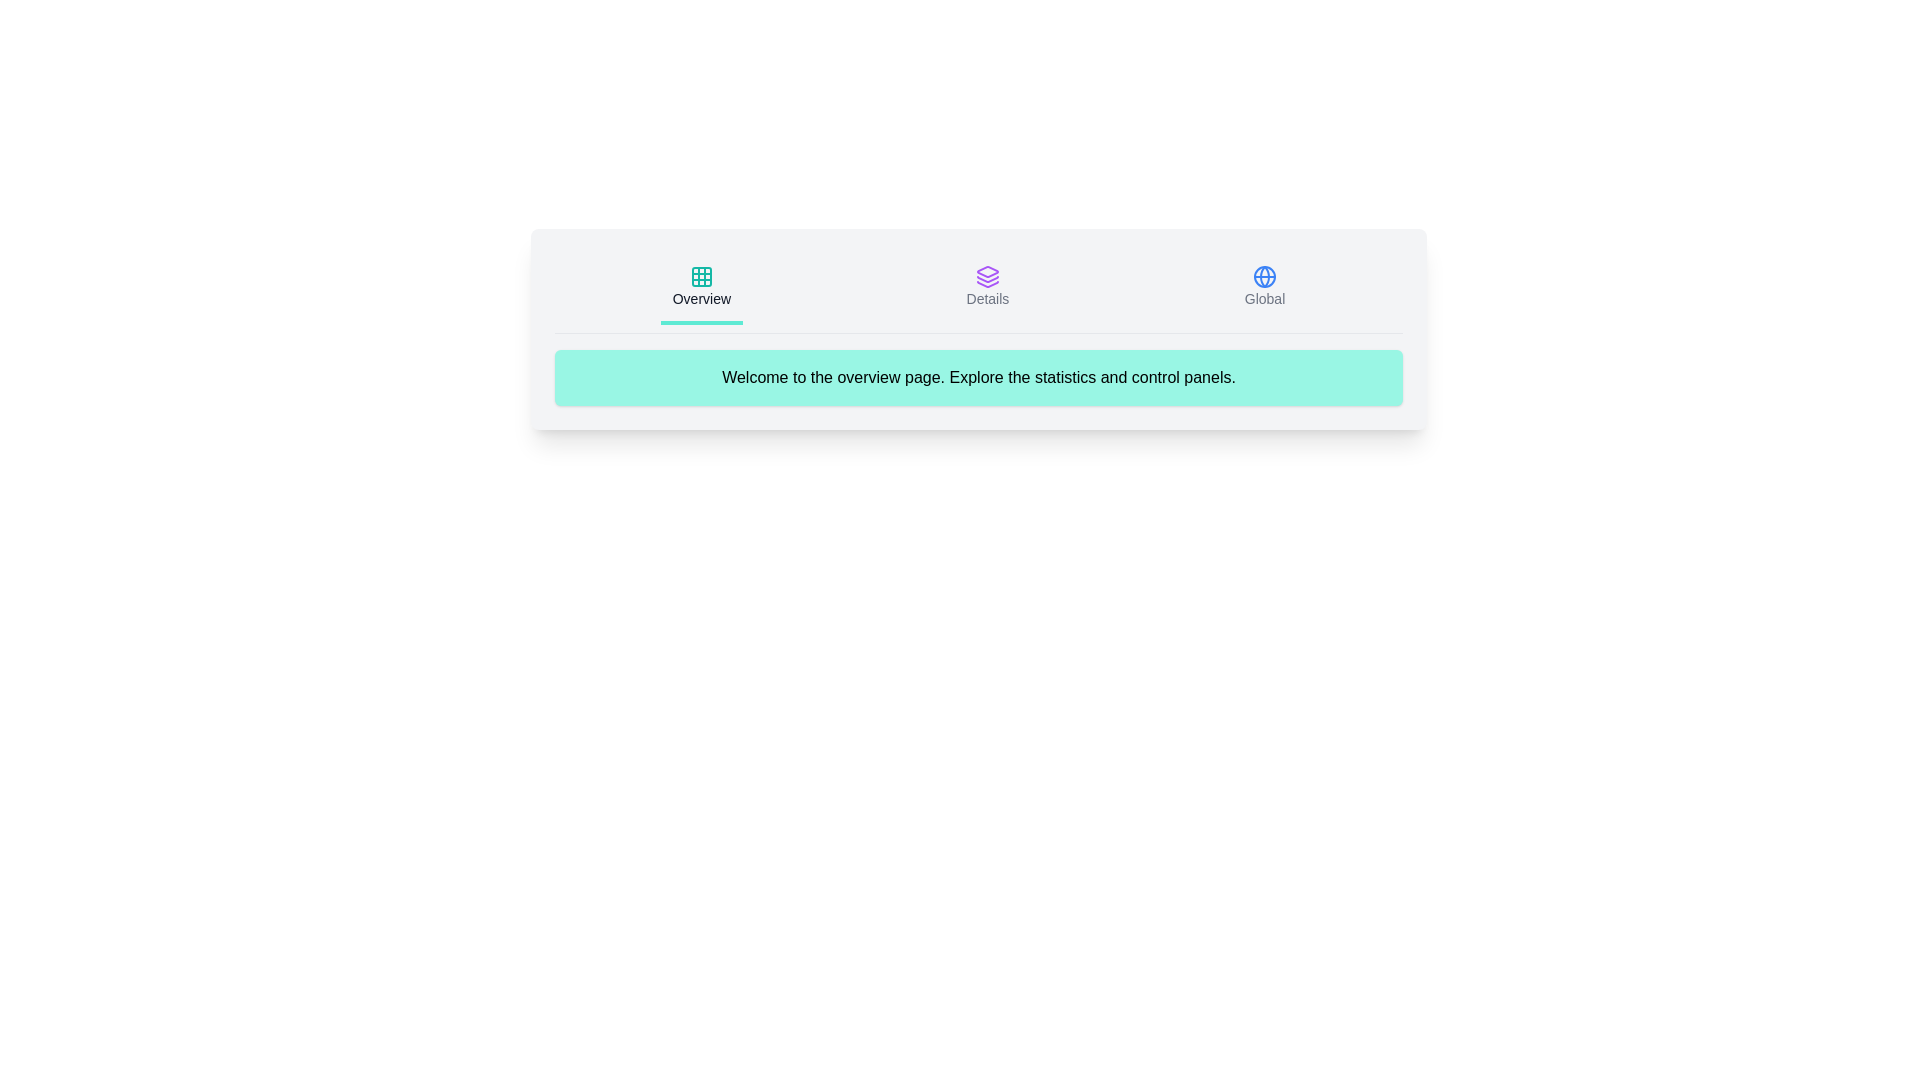 The image size is (1920, 1080). Describe the element at coordinates (701, 289) in the screenshot. I see `the Overview tab to view its content` at that location.